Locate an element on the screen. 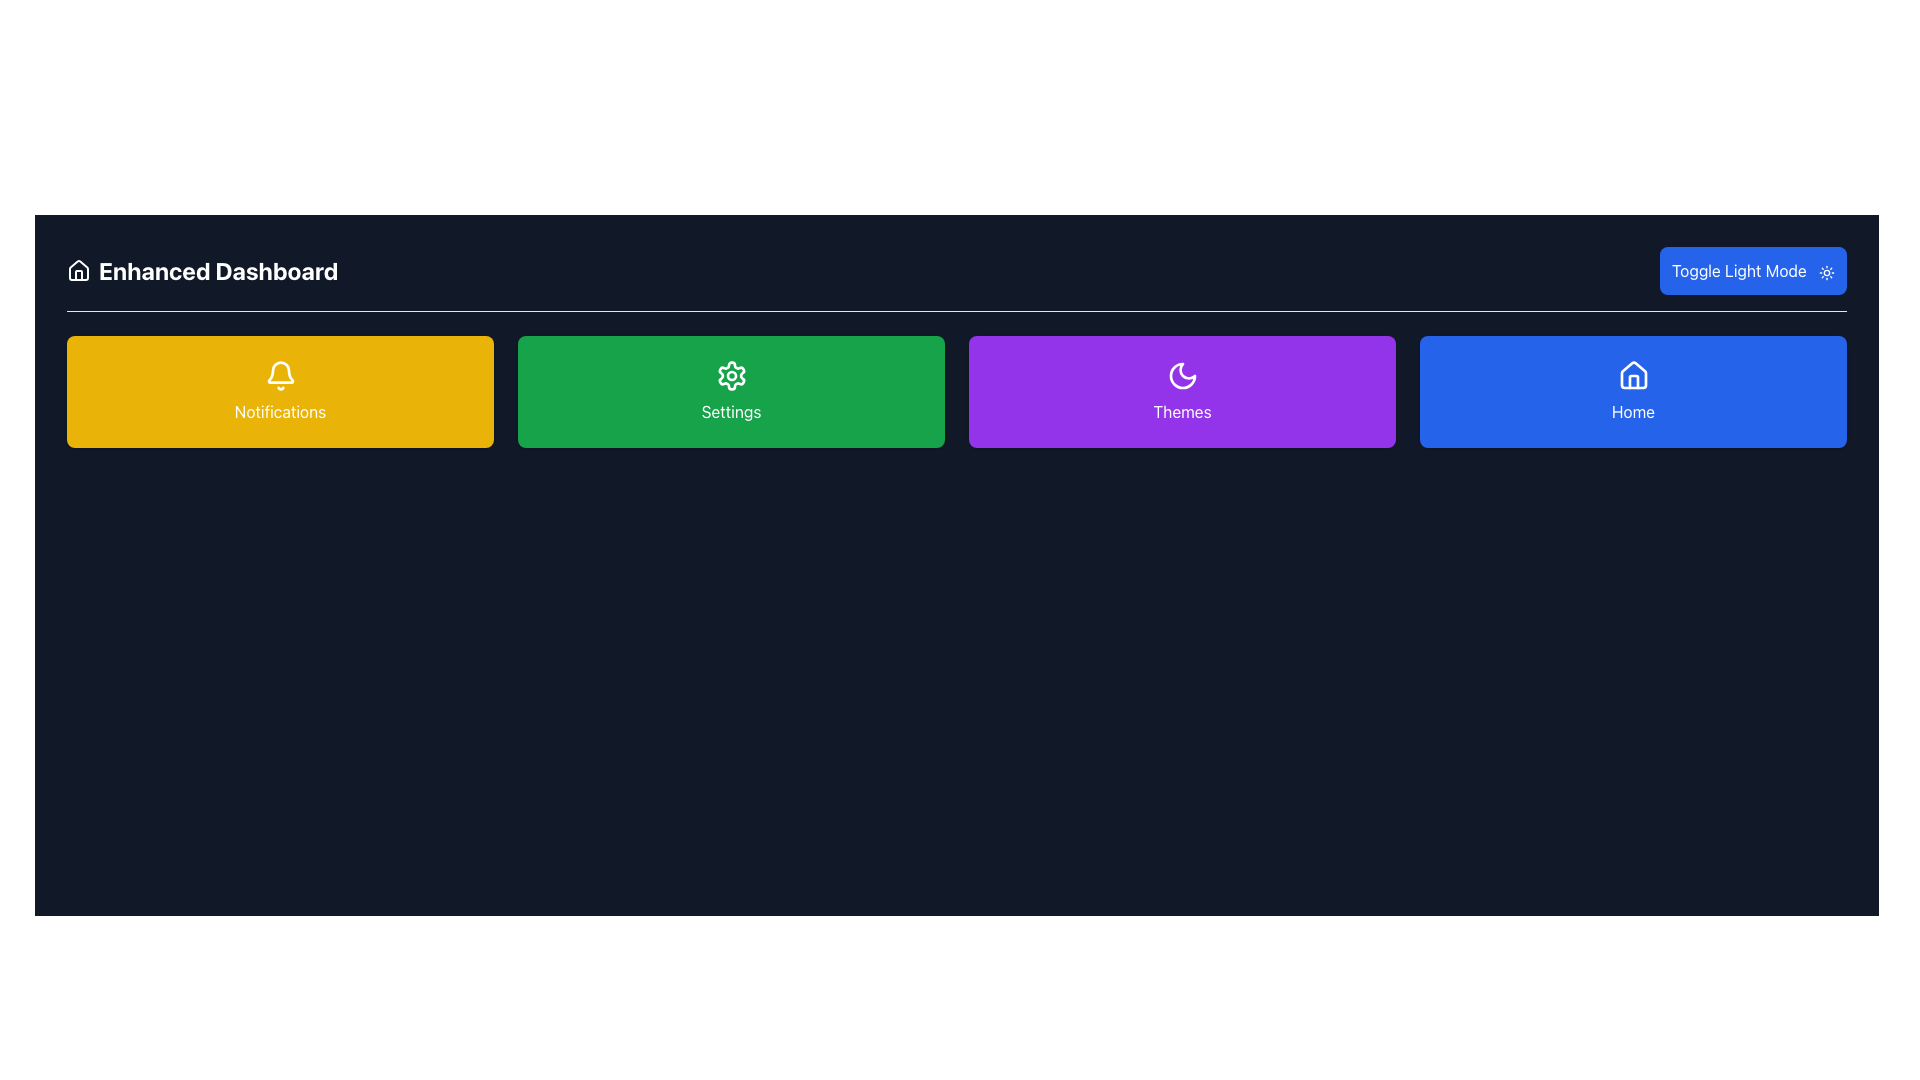 The width and height of the screenshot is (1920, 1080). the 'Themes' button located between the 'Settings' button (green background) and the 'Home' button (blue background) is located at coordinates (1182, 392).